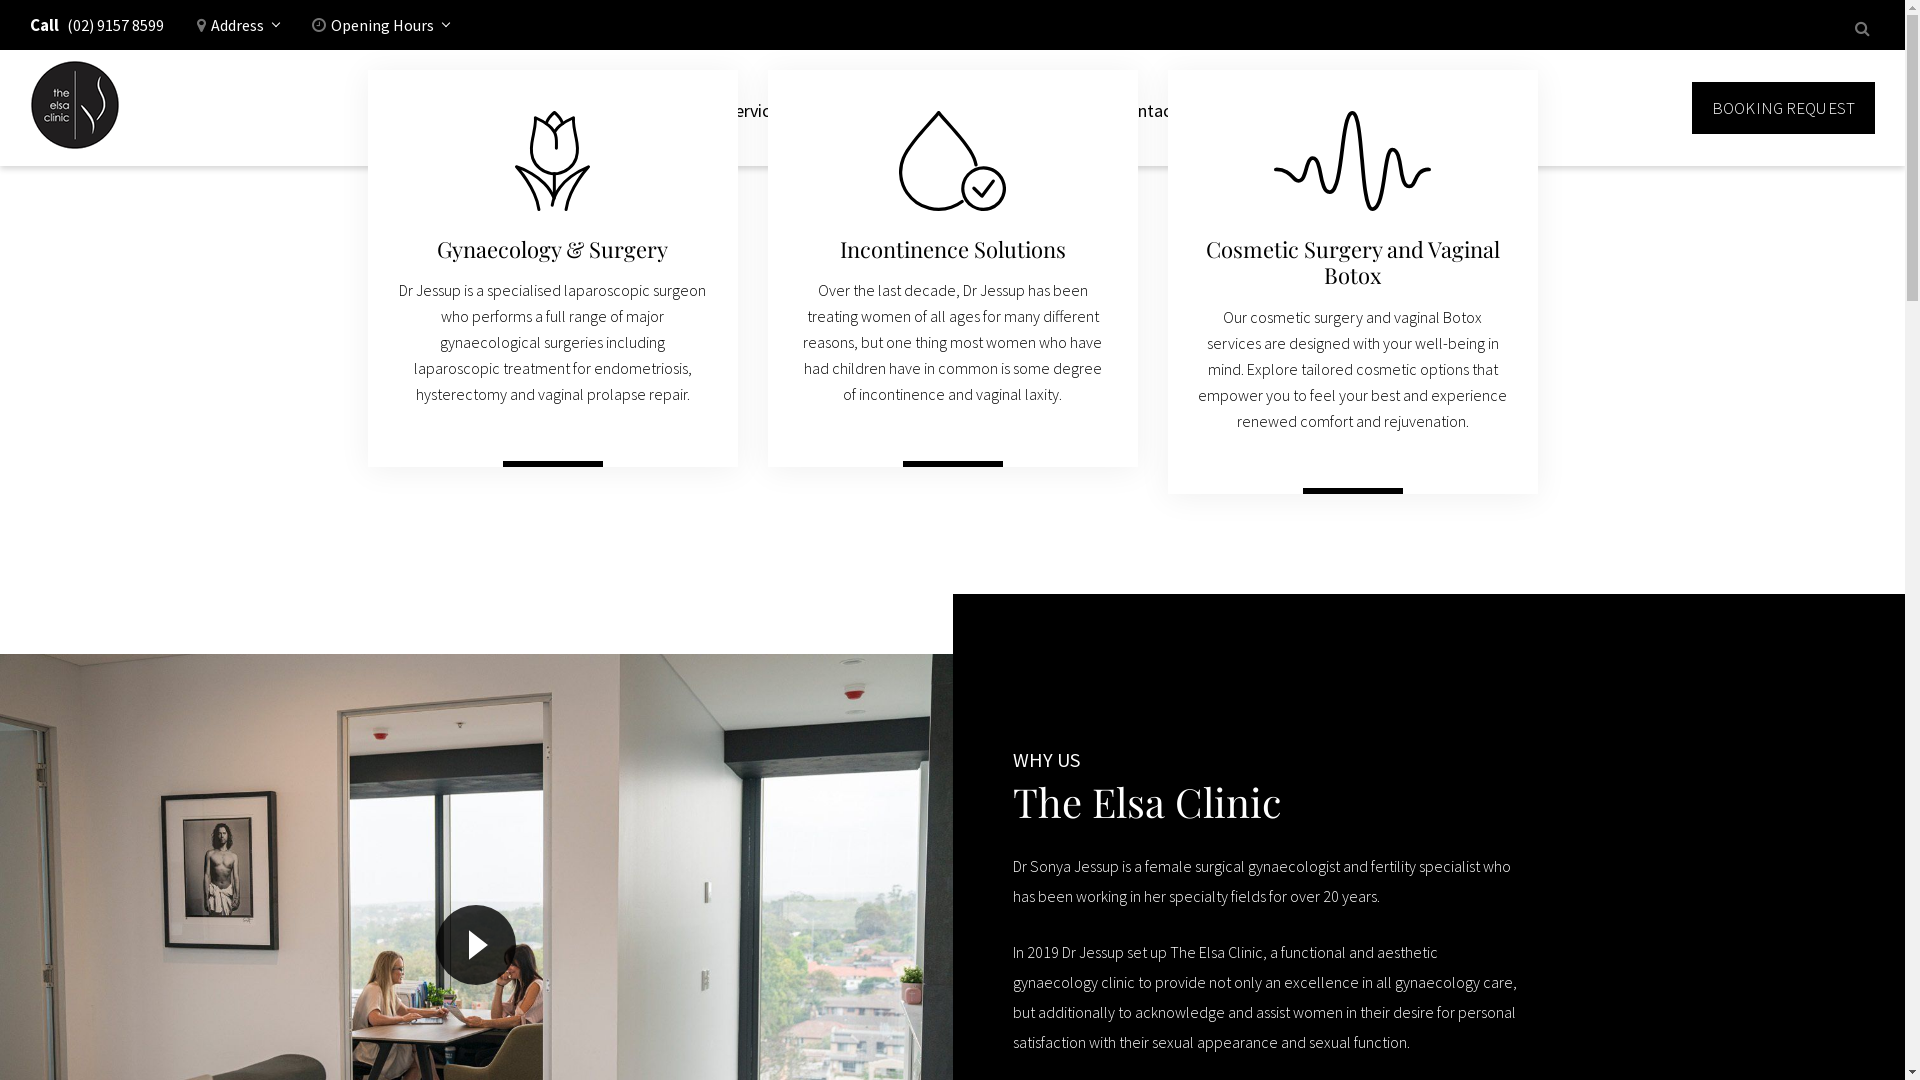 The width and height of the screenshot is (1920, 1080). What do you see at coordinates (75, 108) in the screenshot?
I see `'Parramatta Dental Avenue'` at bounding box center [75, 108].